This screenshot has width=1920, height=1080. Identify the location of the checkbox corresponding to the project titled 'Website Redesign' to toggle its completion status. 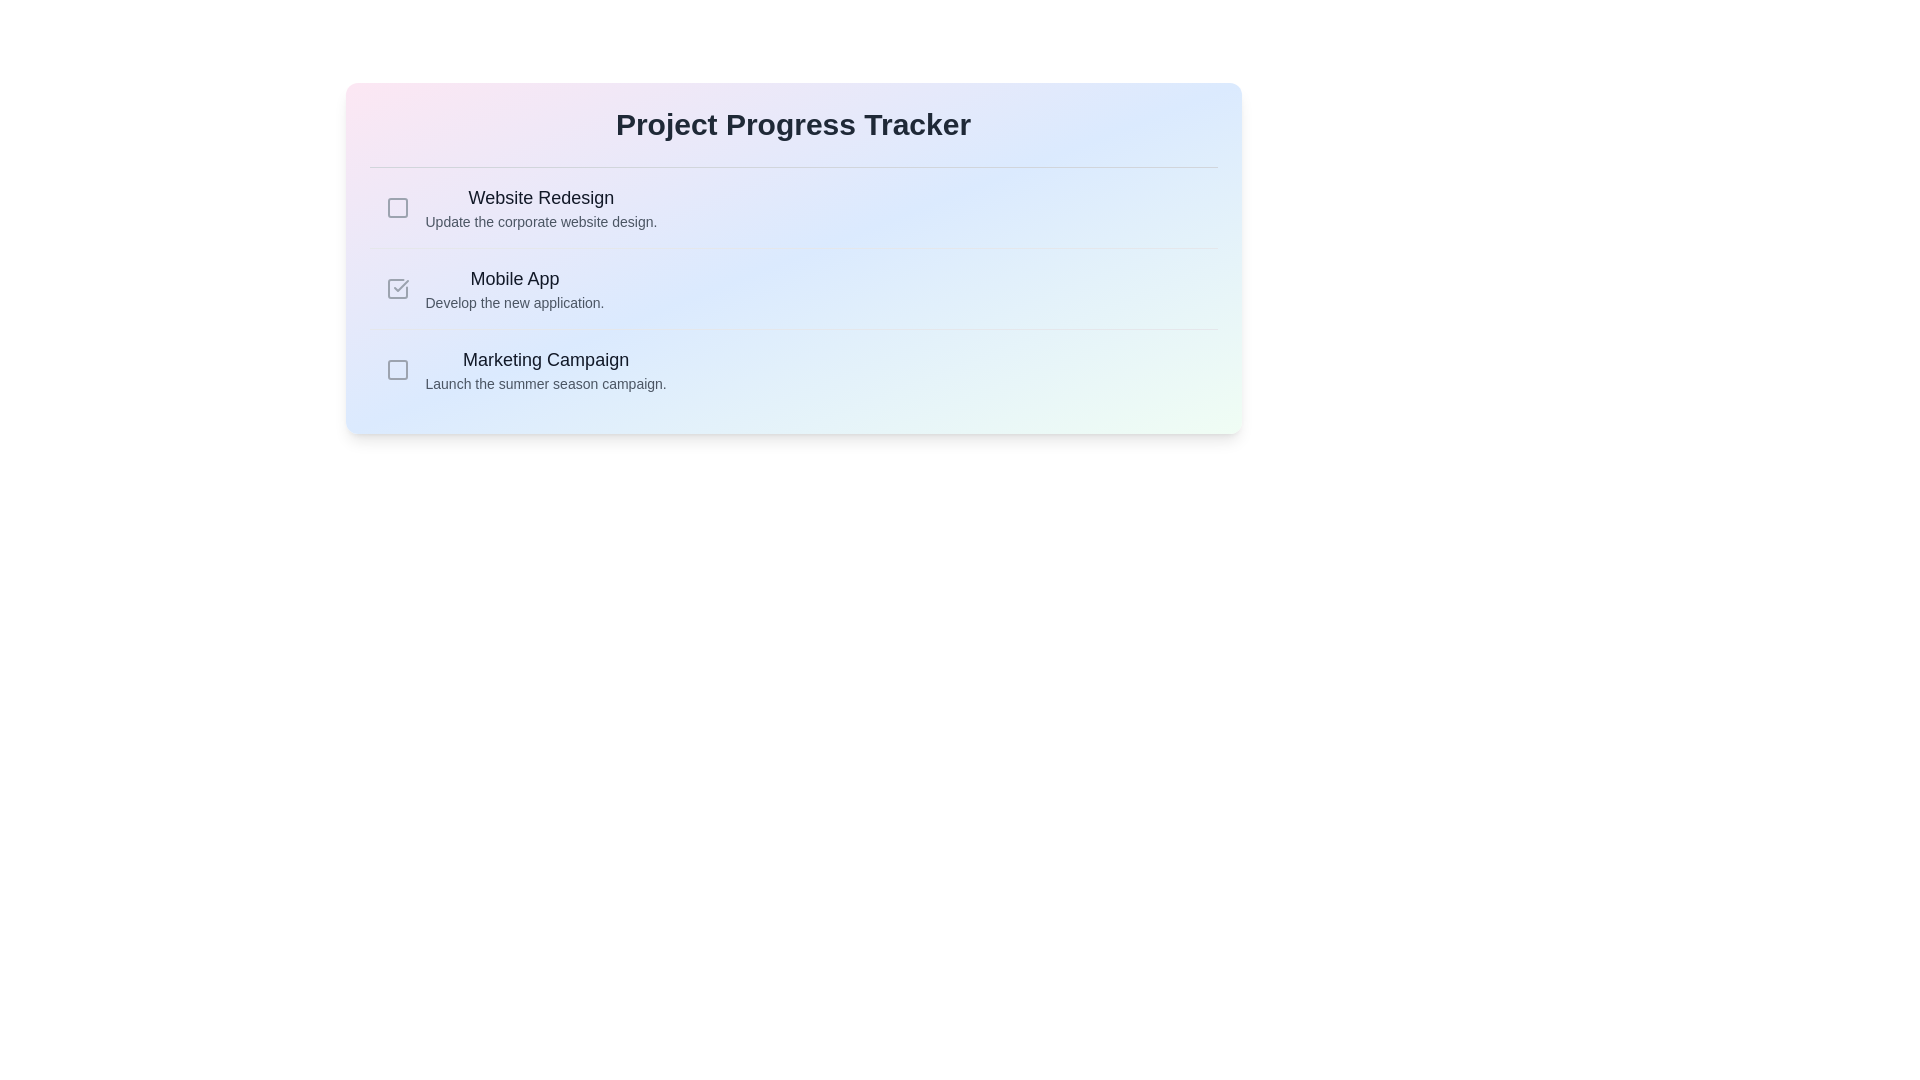
(397, 208).